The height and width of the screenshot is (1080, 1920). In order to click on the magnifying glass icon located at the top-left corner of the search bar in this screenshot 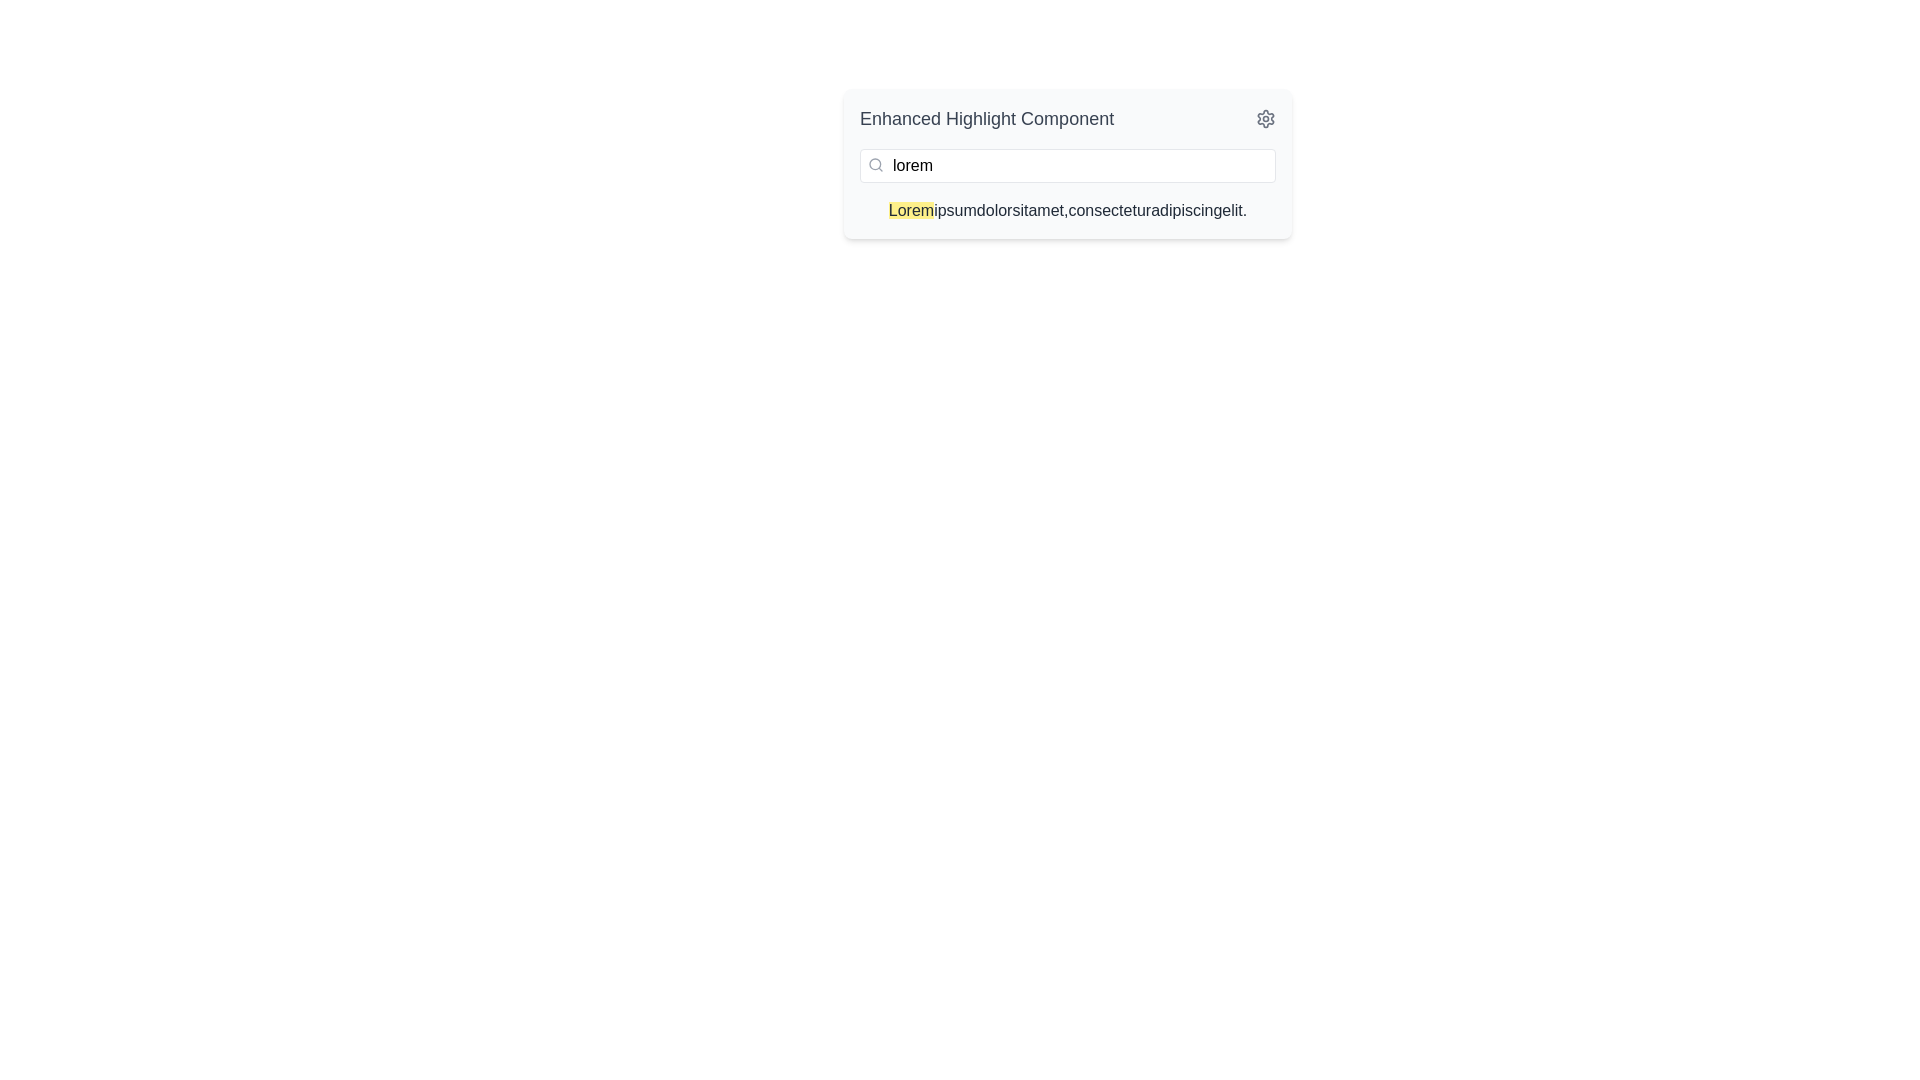, I will do `click(875, 164)`.